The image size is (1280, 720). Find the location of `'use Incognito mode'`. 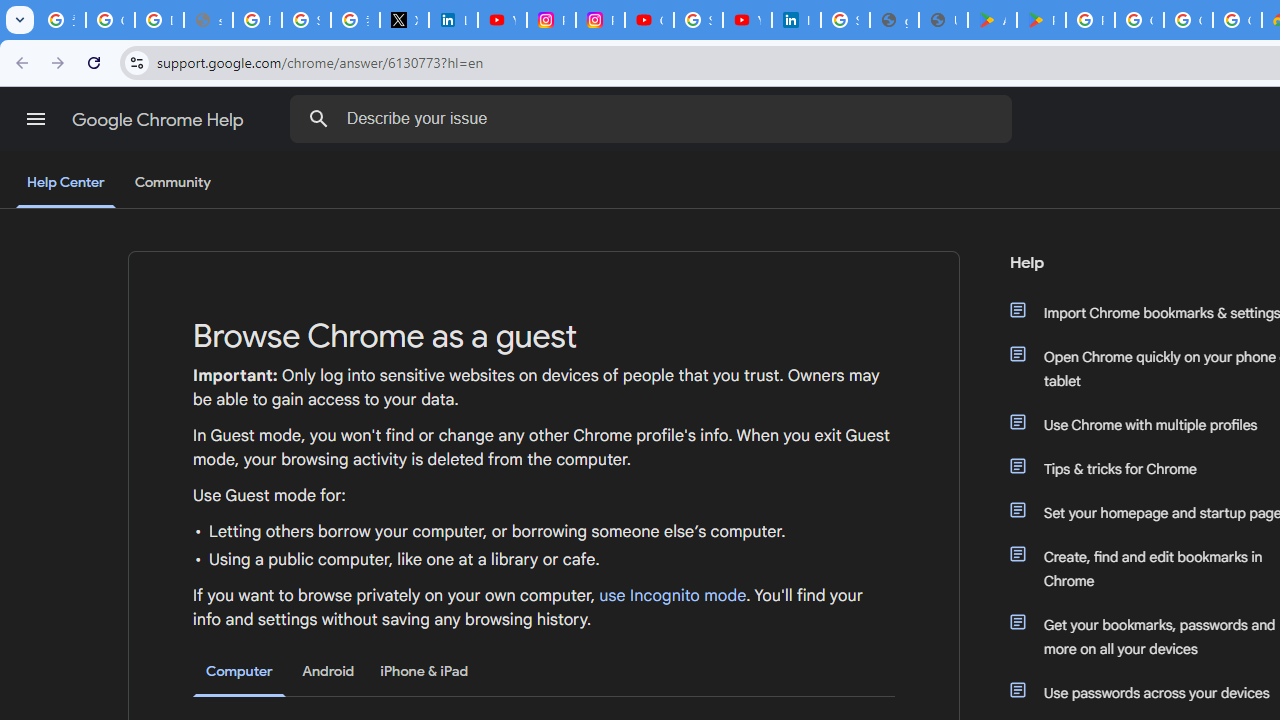

'use Incognito mode' is located at coordinates (673, 595).